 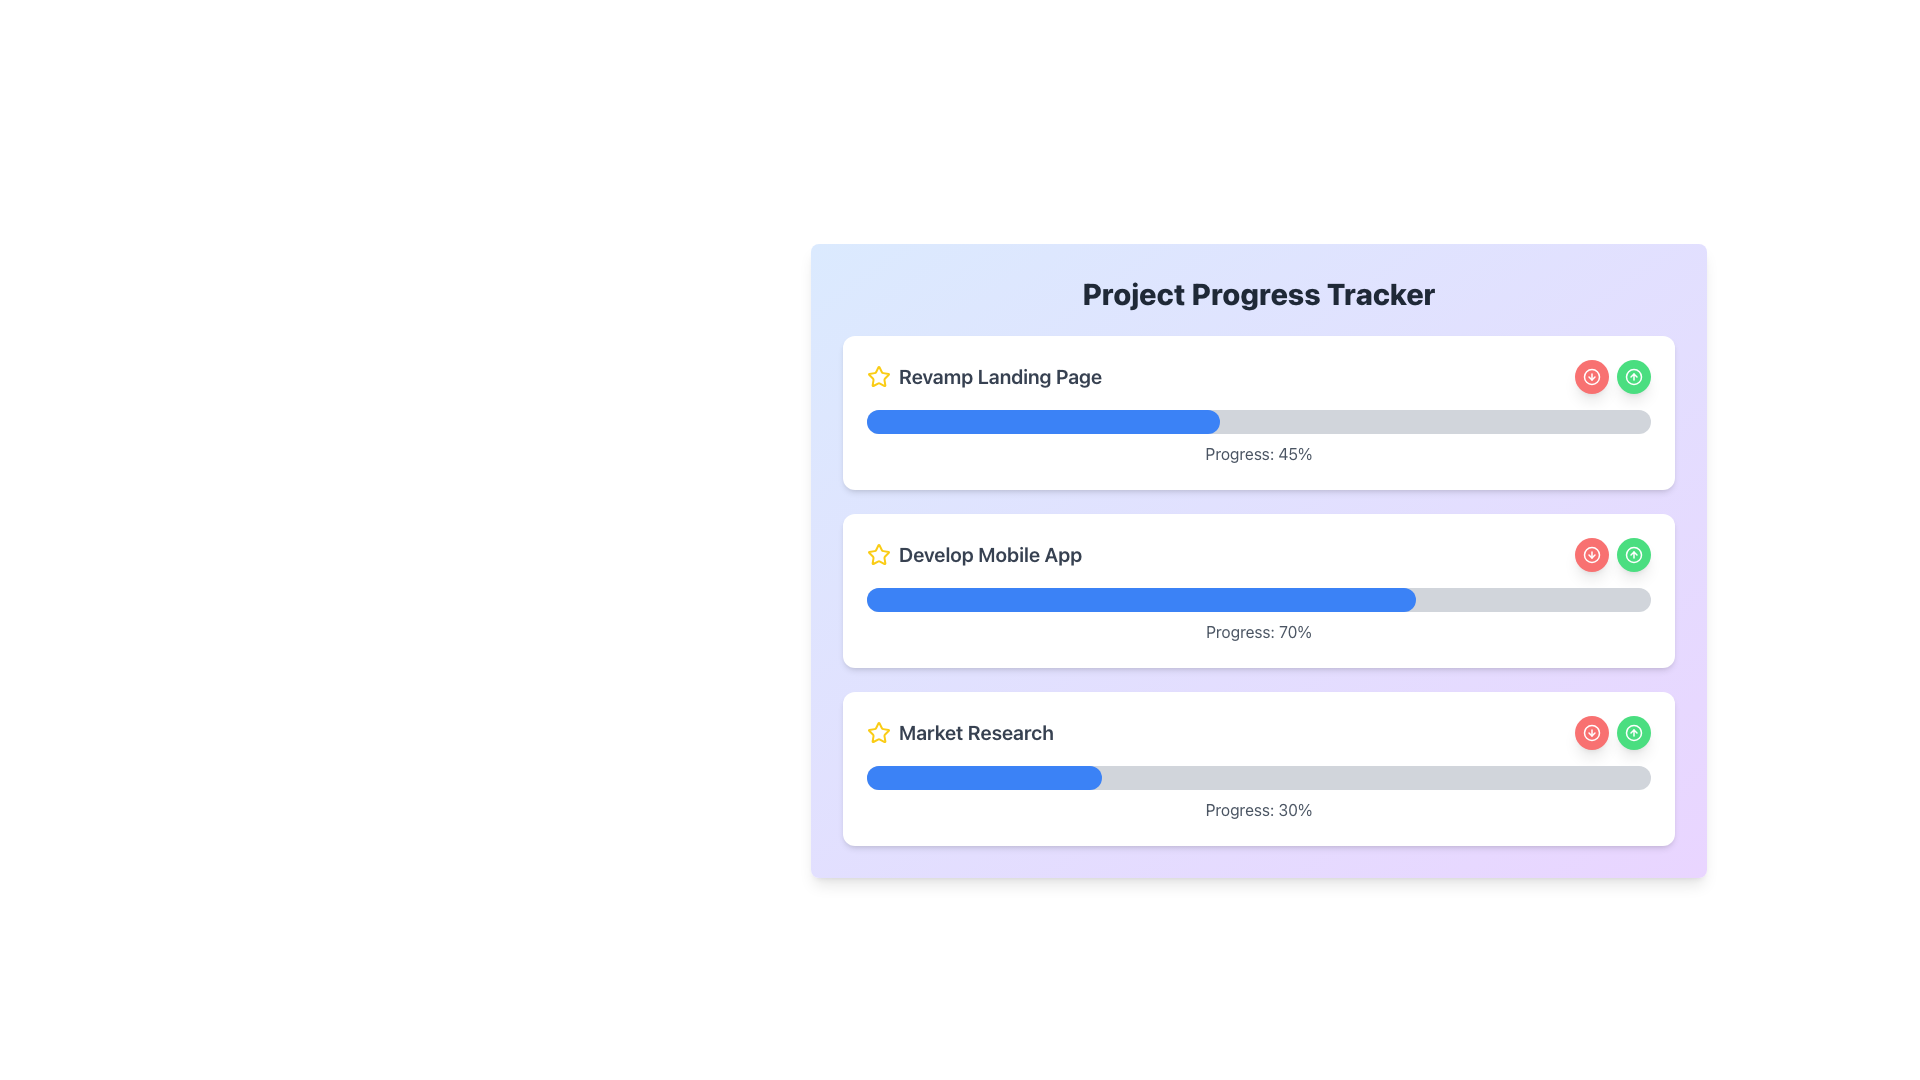 I want to click on the green circular button with a white up arrow, which is the rightmost icon in the third progress tracker item of the 'Market Research' task card, so click(x=1633, y=732).